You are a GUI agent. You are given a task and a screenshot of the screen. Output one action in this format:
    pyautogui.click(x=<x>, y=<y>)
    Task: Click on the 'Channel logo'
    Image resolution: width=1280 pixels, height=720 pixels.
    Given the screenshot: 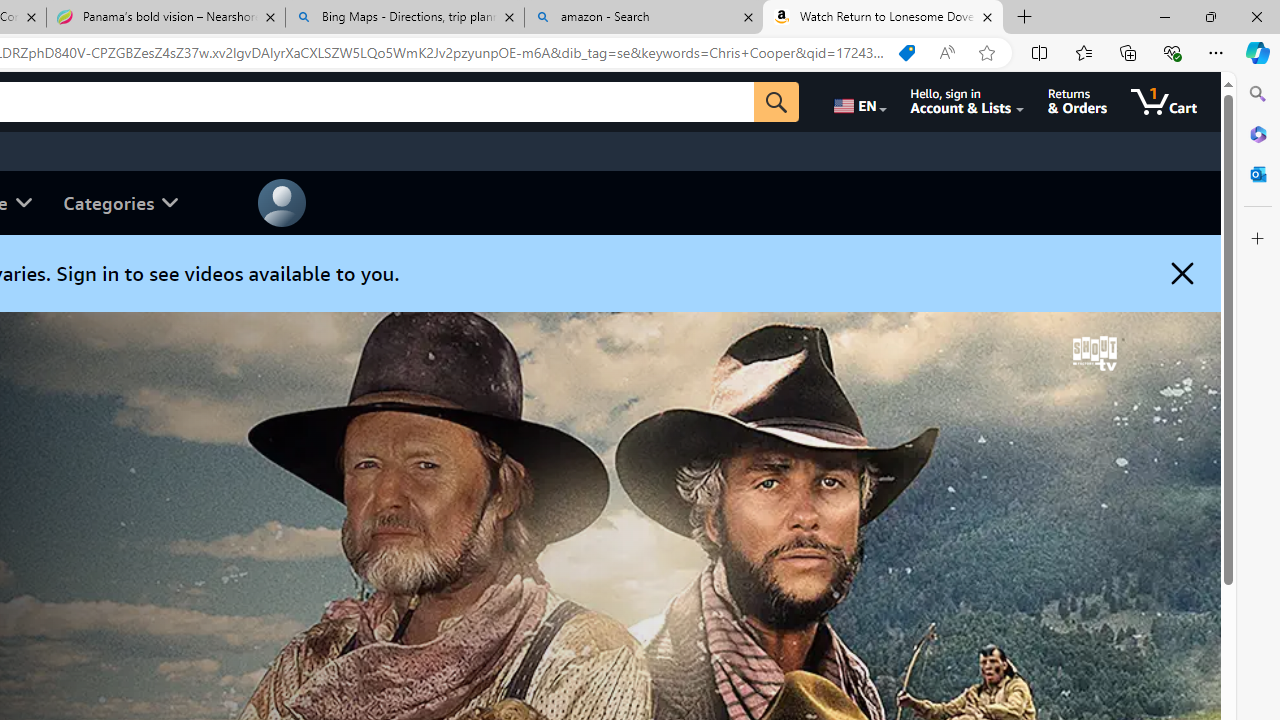 What is the action you would take?
    pyautogui.click(x=1094, y=352)
    